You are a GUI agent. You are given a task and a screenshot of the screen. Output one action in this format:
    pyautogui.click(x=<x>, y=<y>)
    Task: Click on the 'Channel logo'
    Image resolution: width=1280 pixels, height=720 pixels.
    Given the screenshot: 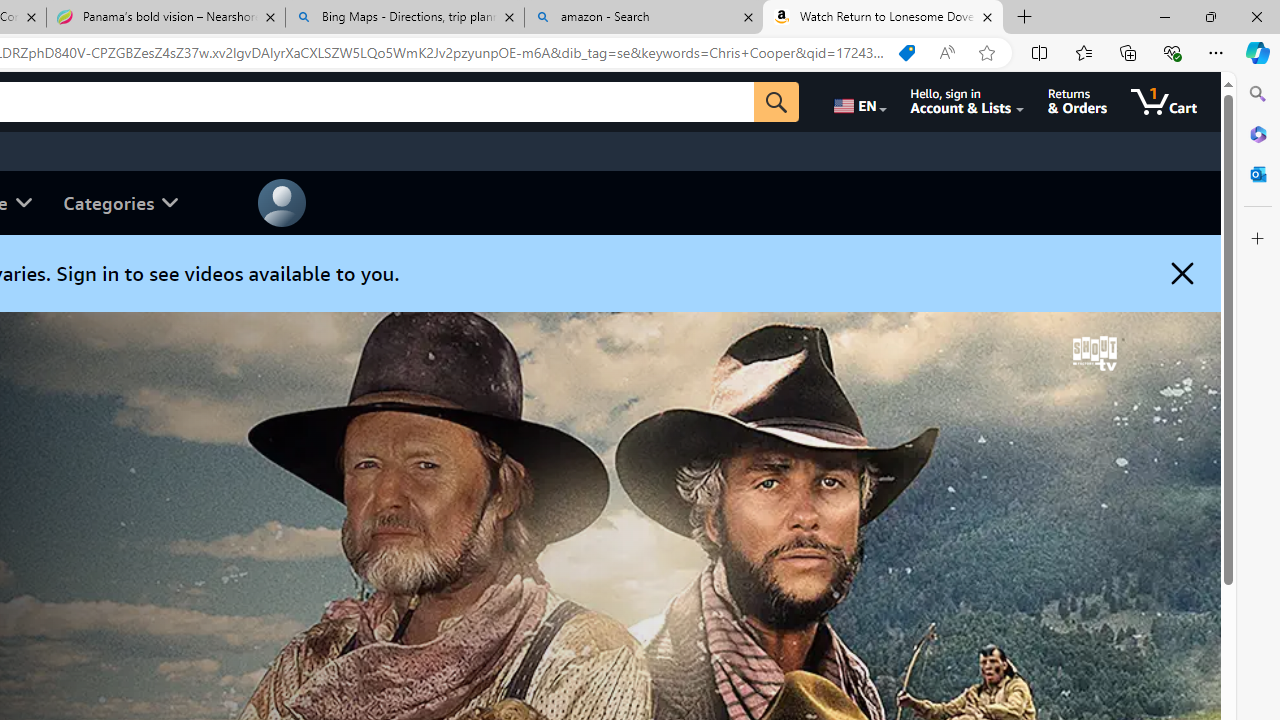 What is the action you would take?
    pyautogui.click(x=1094, y=352)
    